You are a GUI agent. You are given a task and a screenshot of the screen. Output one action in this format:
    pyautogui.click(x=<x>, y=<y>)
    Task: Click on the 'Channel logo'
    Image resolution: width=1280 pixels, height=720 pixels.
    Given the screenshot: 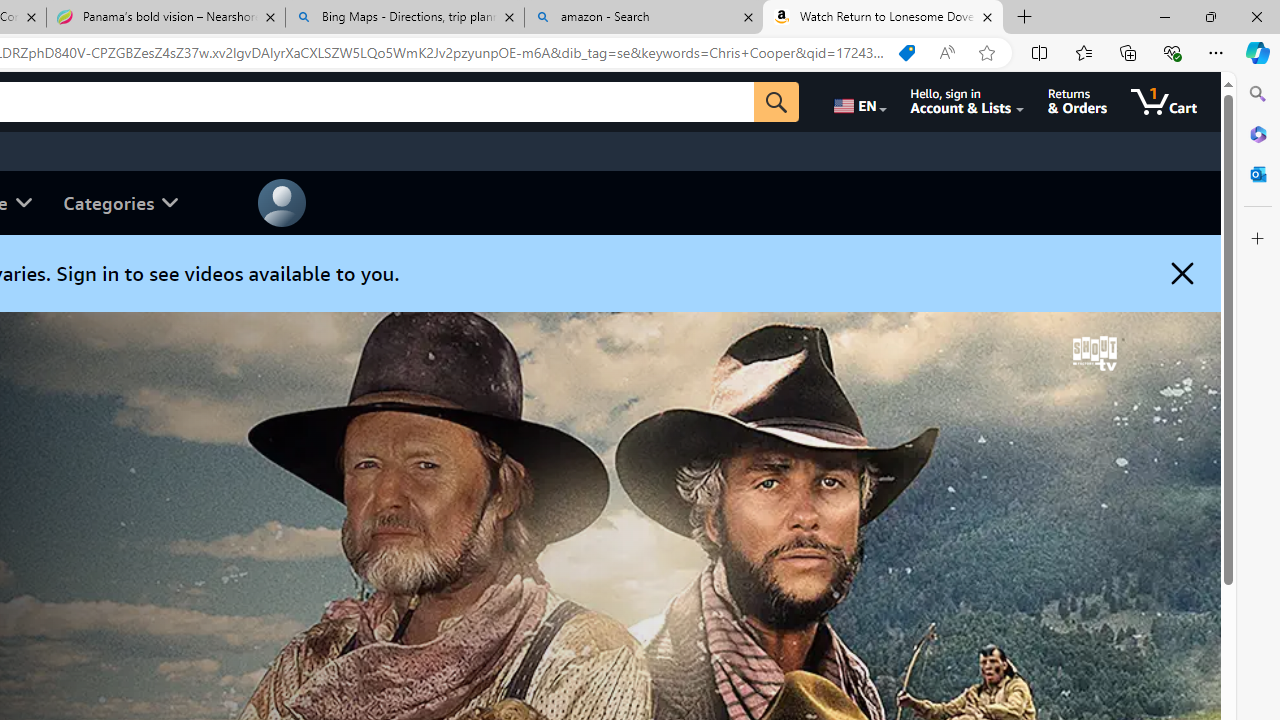 What is the action you would take?
    pyautogui.click(x=1094, y=352)
    